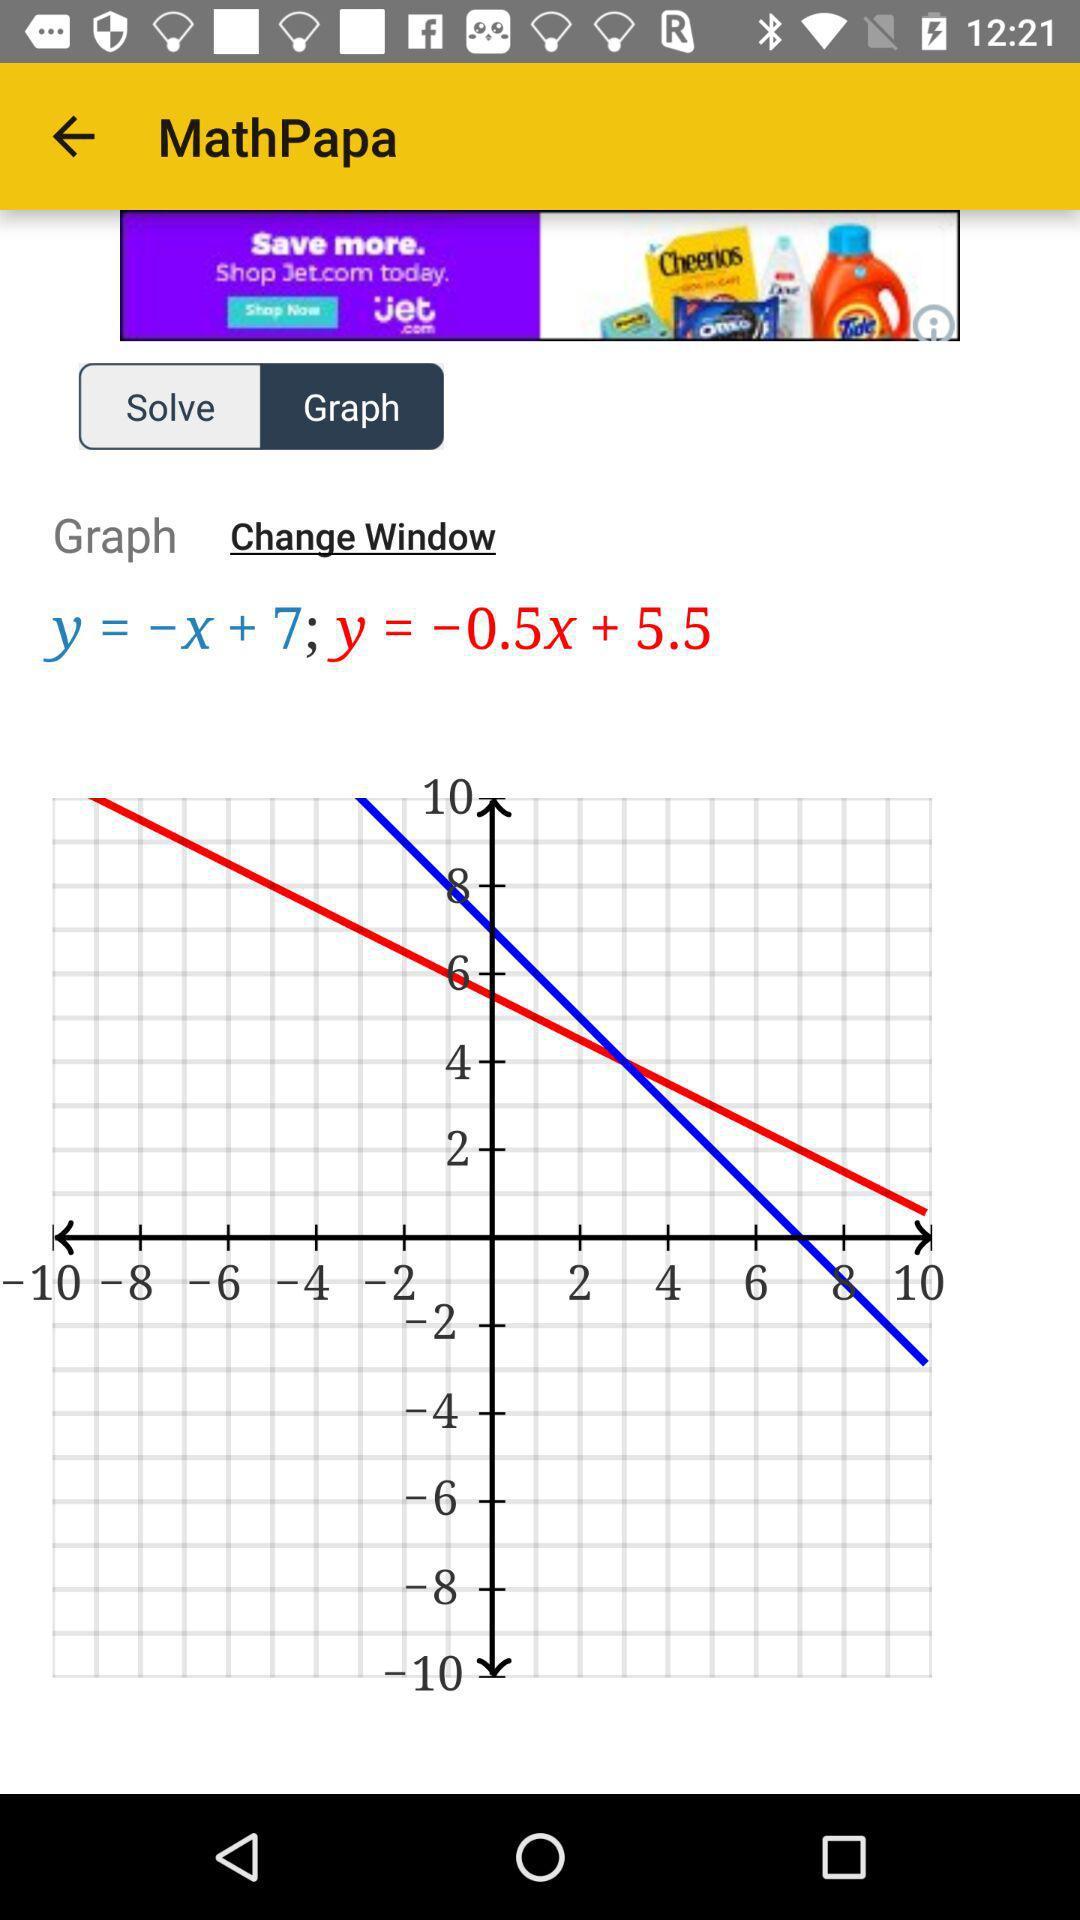 The image size is (1080, 1920). I want to click on display field, so click(540, 1196).